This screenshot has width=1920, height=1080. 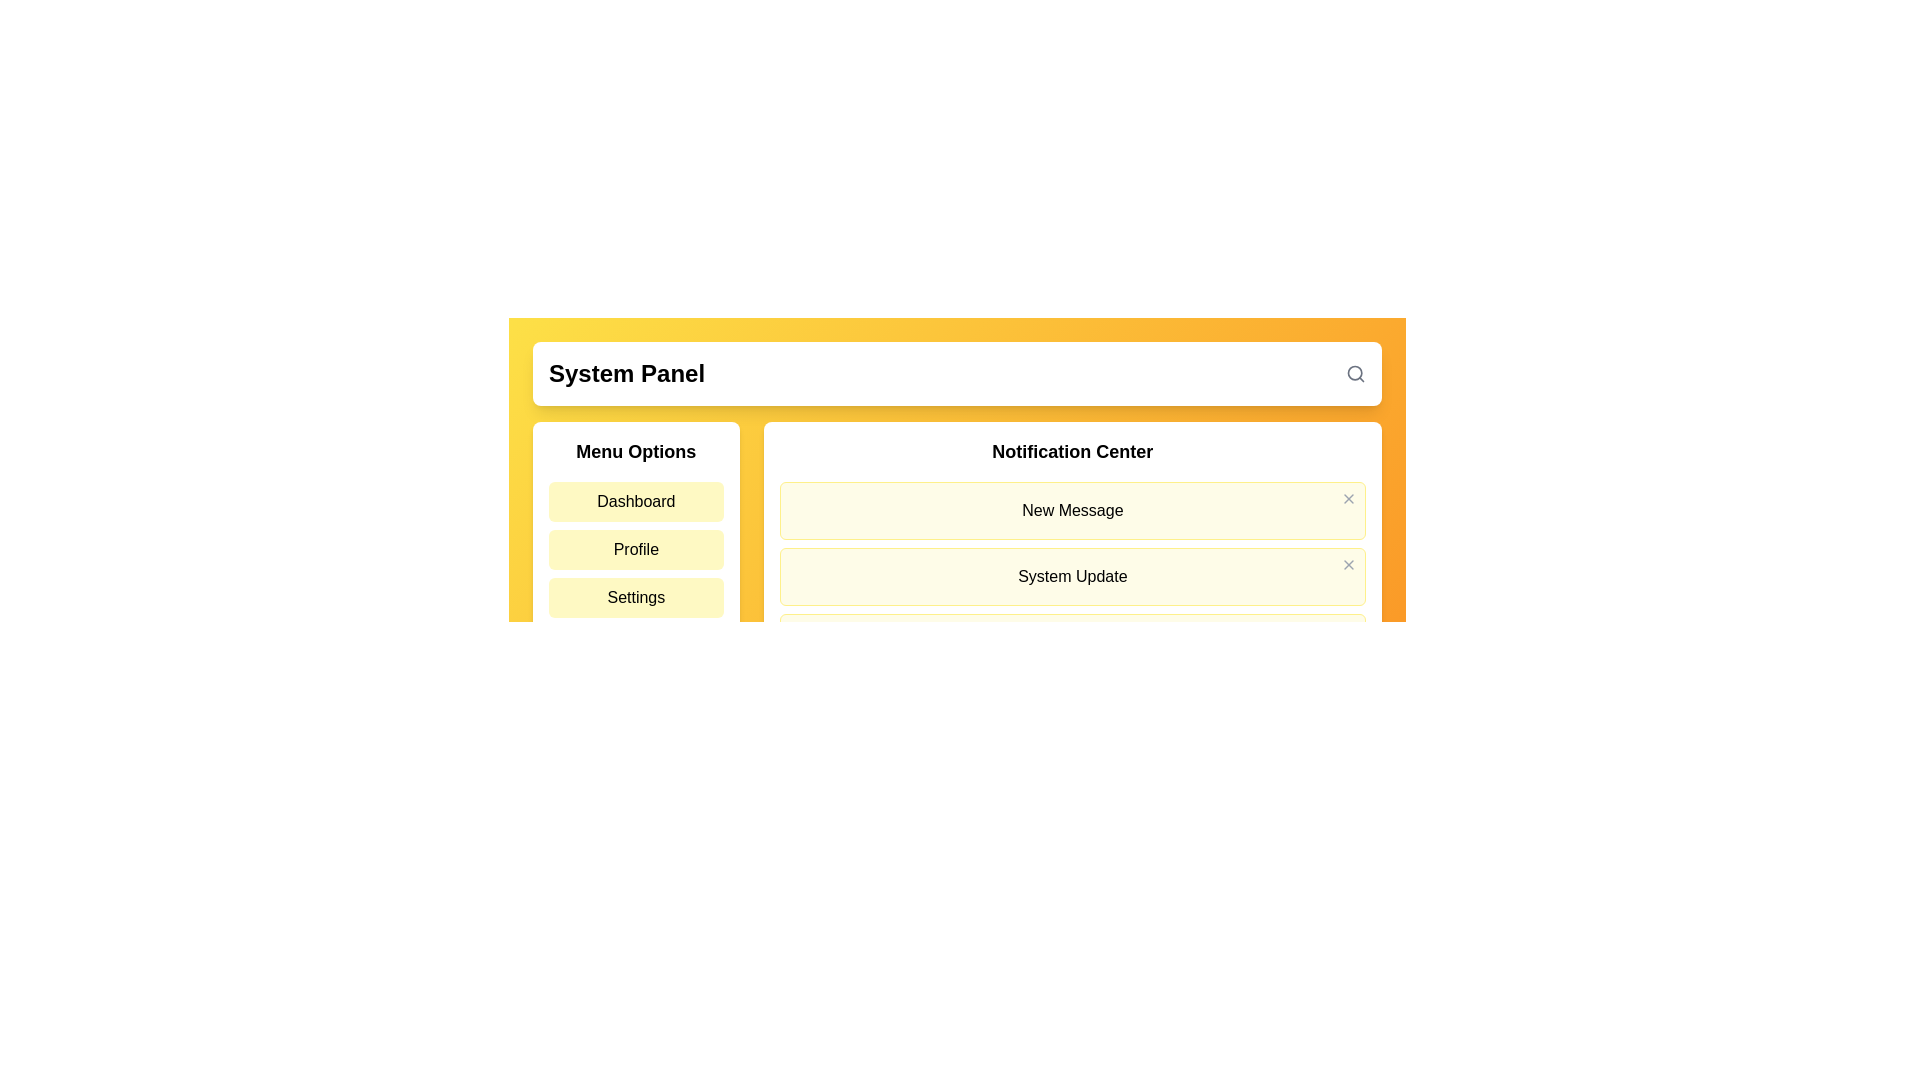 I want to click on the static text label that serves as the header for the menu options, located at the top of the left panel above 'Dashboard', 'Profile', and 'Settings', so click(x=635, y=451).